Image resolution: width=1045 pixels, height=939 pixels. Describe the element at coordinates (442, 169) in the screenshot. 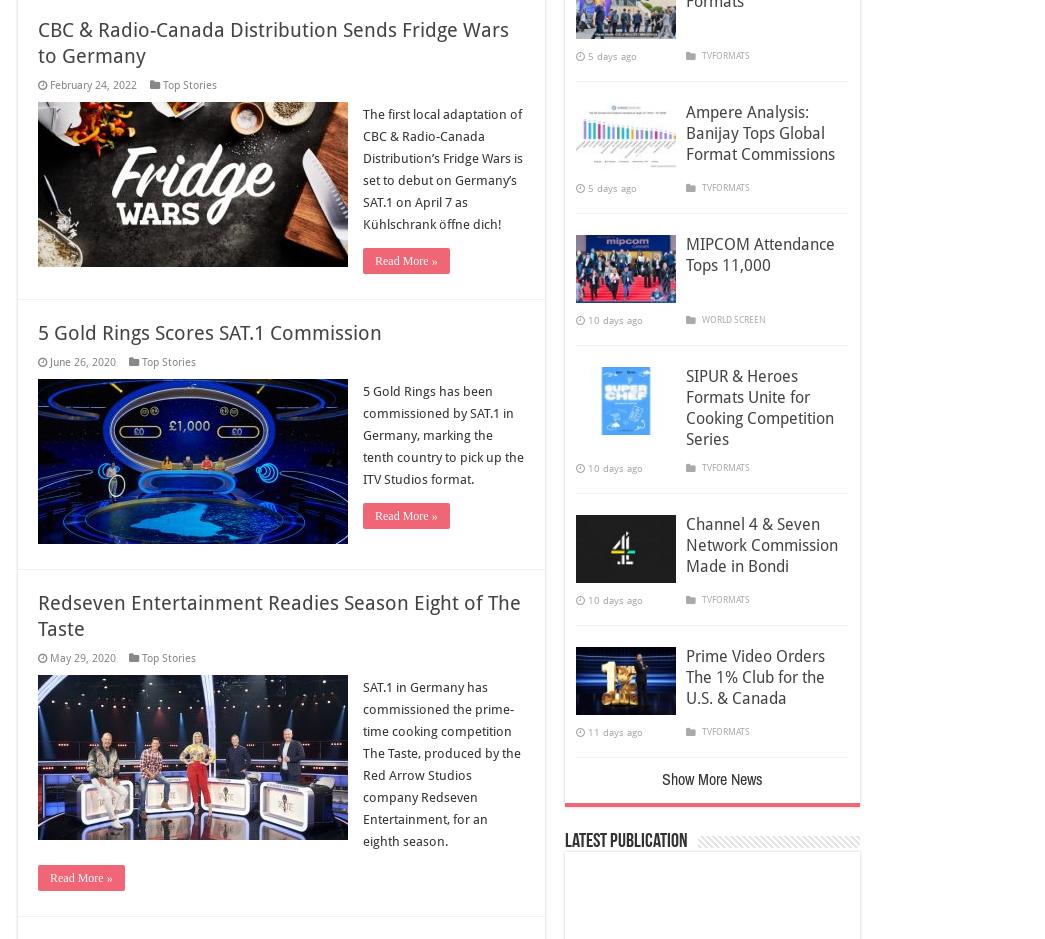

I see `'The first local adaptation of CBC & Radio-Canada Distribution’s Fridge Wars is set to debut on Germany’s SAT.1 on April 7 as Kühlschrank öffne dich!'` at that location.